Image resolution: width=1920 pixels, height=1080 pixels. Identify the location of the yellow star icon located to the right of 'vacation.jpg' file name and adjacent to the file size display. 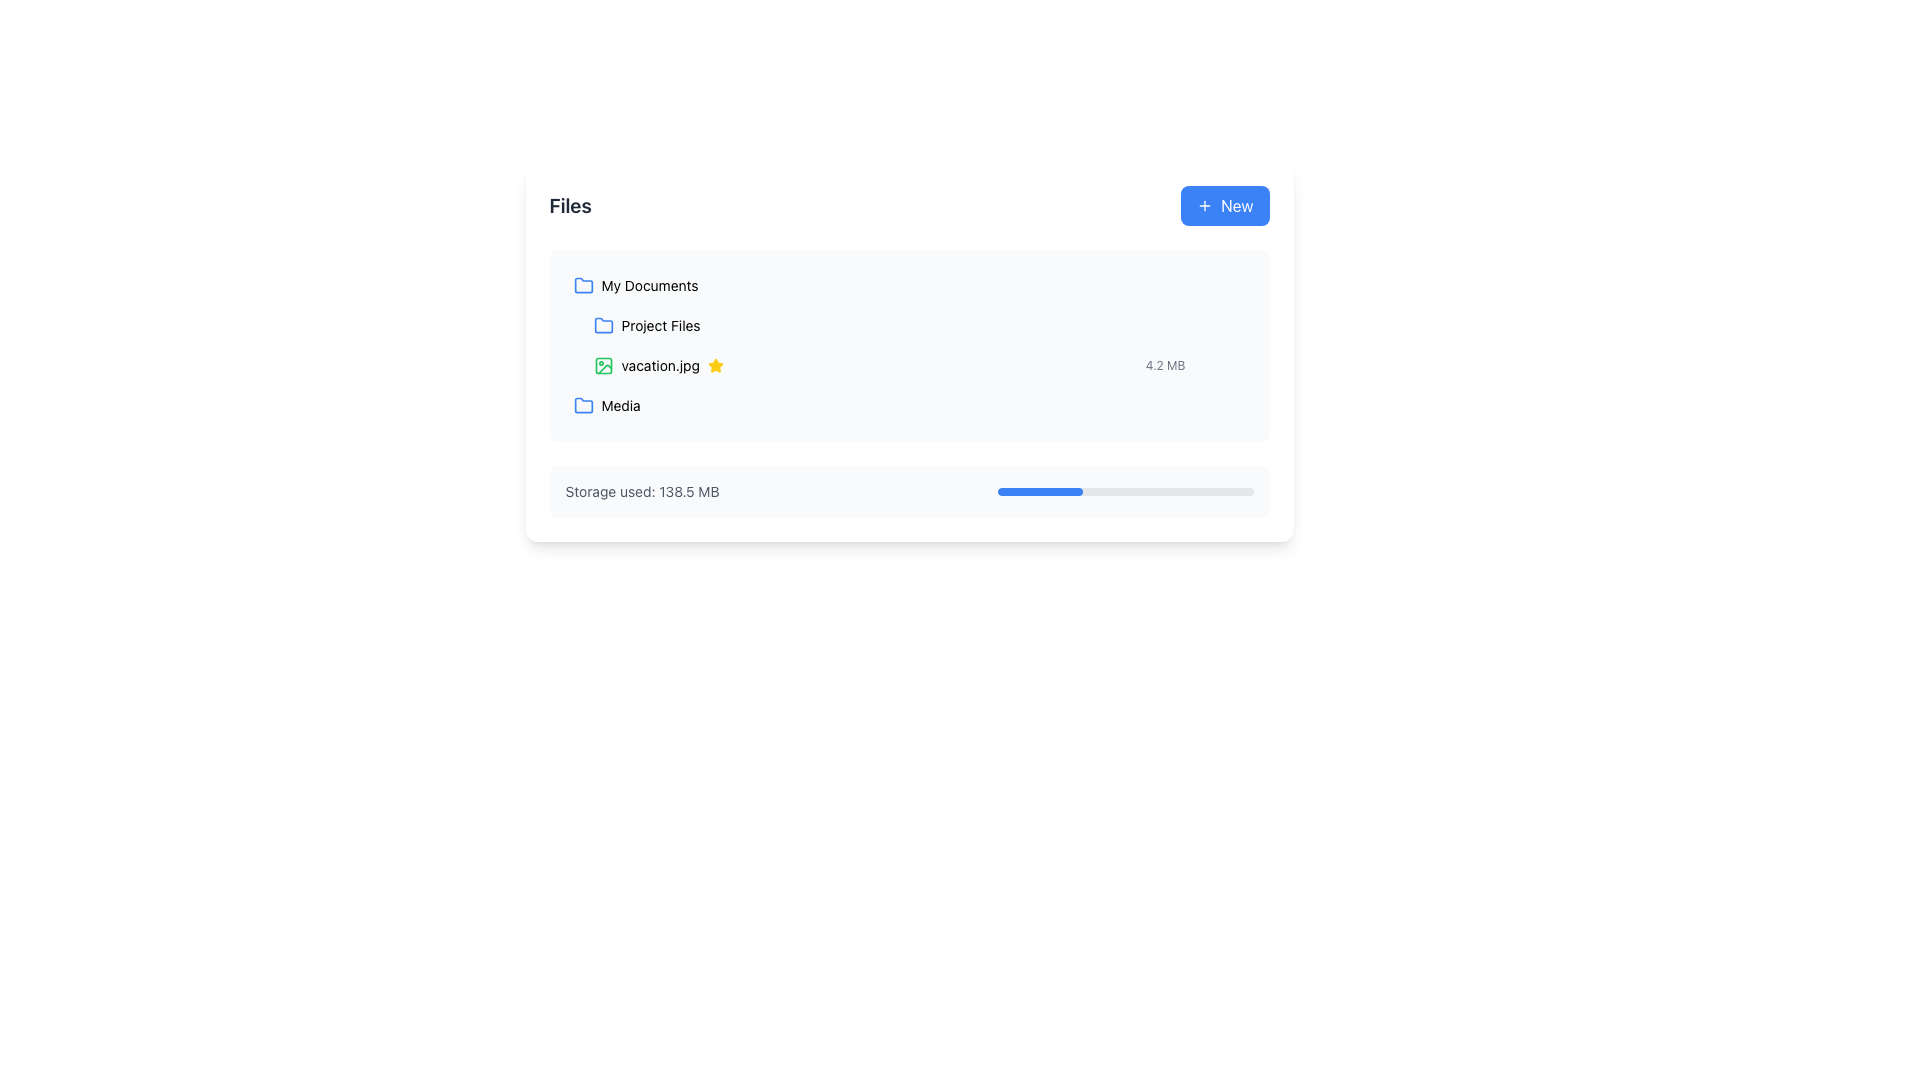
(715, 365).